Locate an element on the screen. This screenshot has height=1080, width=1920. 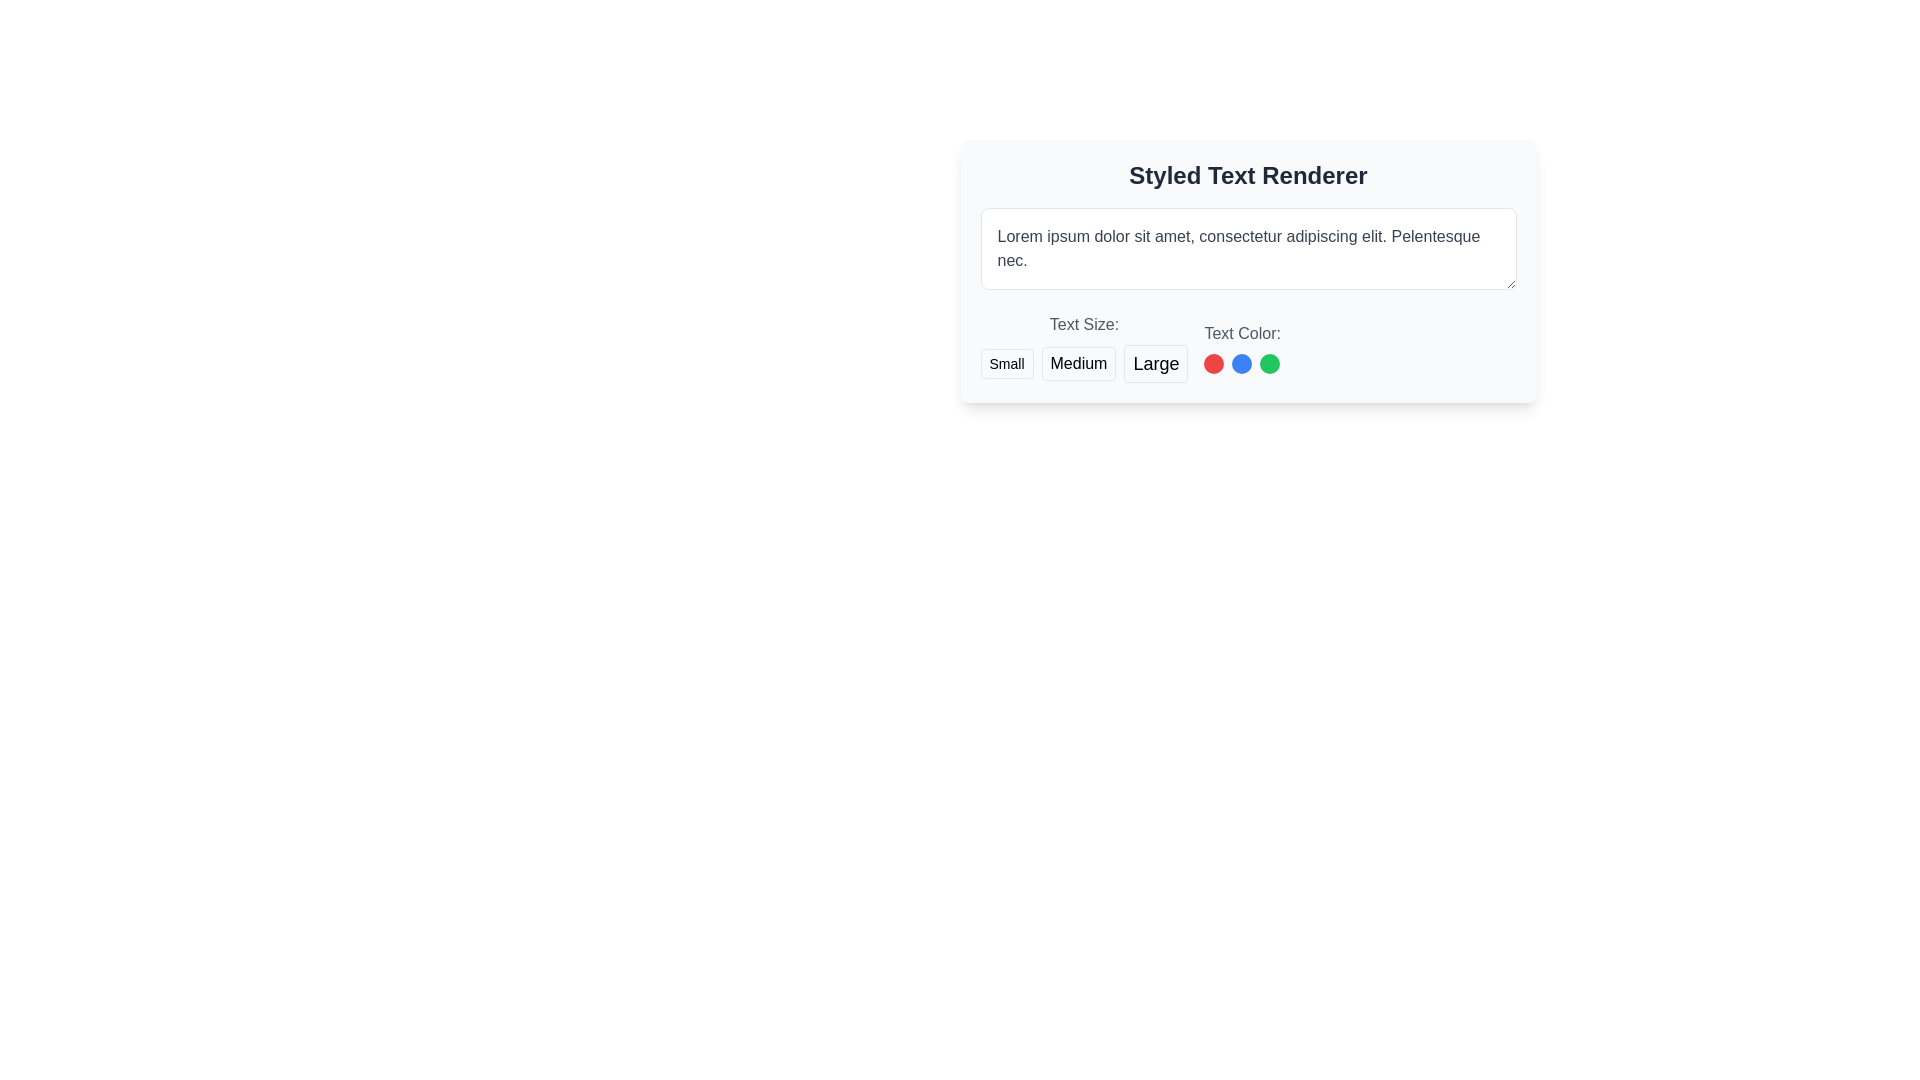
the text label reading 'Text Size:' which is styled in gray and located above the buttons for selecting text sizes is located at coordinates (1083, 323).